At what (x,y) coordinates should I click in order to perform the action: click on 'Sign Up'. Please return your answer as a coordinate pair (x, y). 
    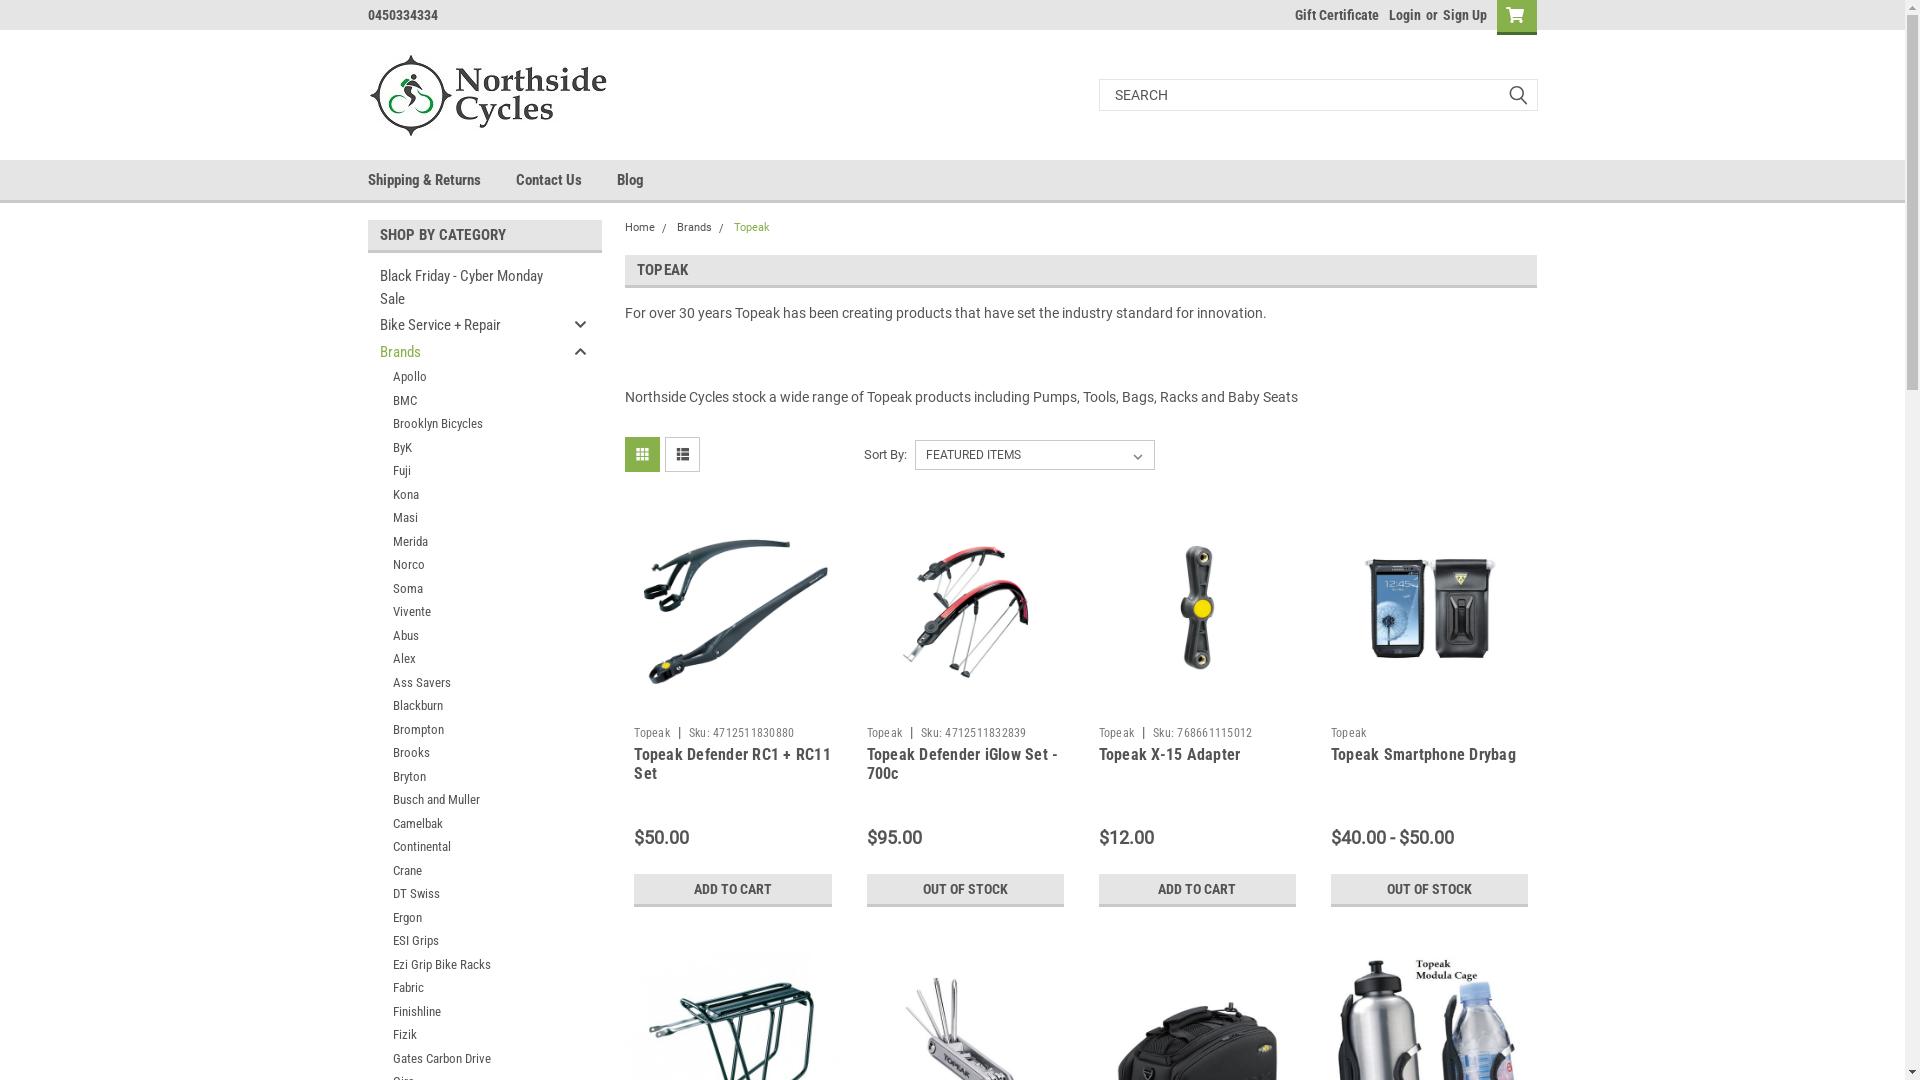
    Looking at the image, I should click on (1437, 15).